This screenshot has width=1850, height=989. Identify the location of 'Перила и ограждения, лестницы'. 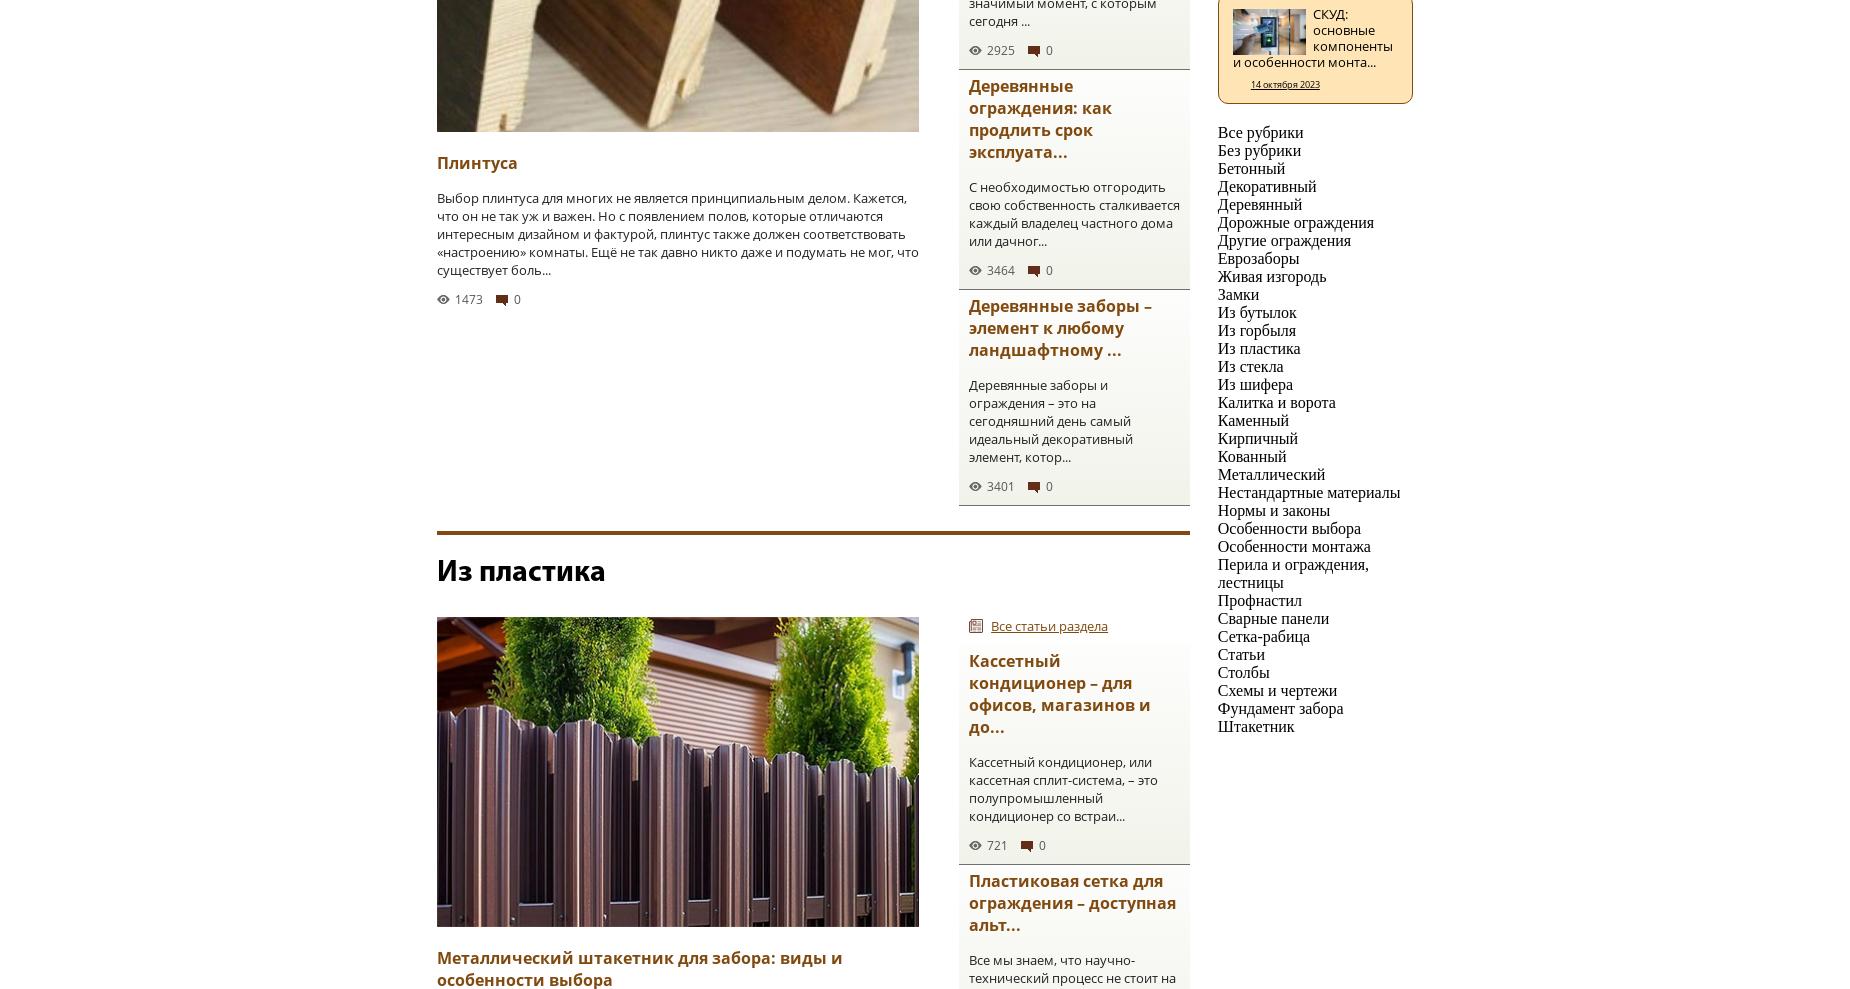
(1291, 572).